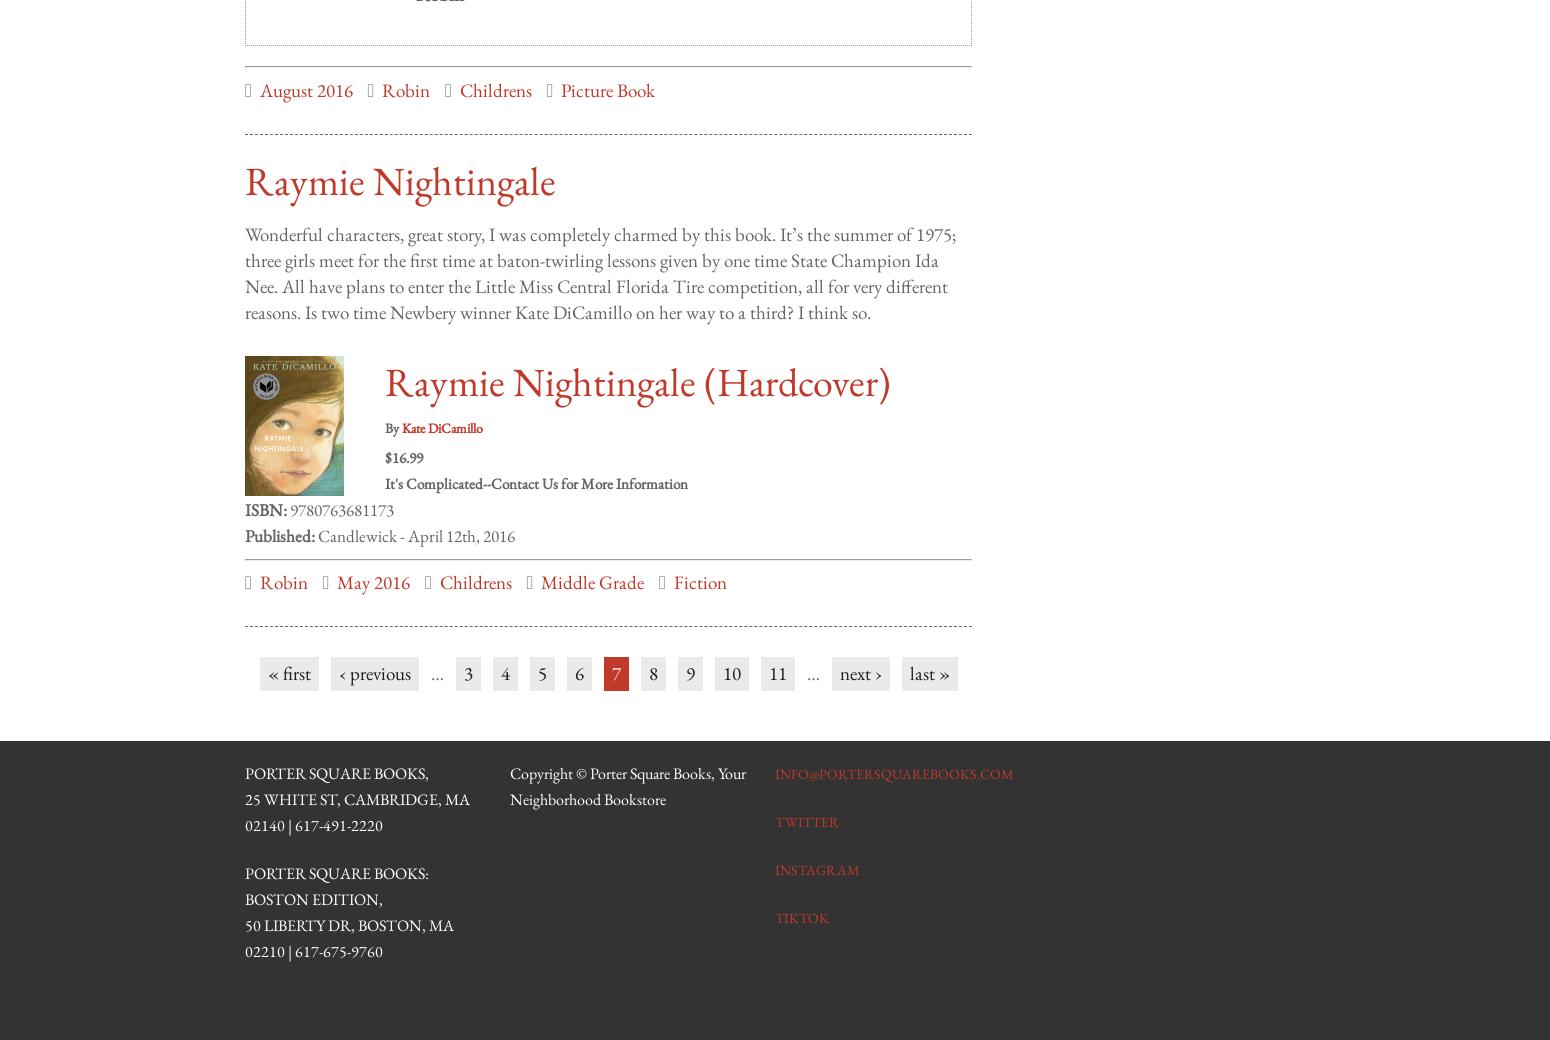  I want to click on '4', so click(503, 653).